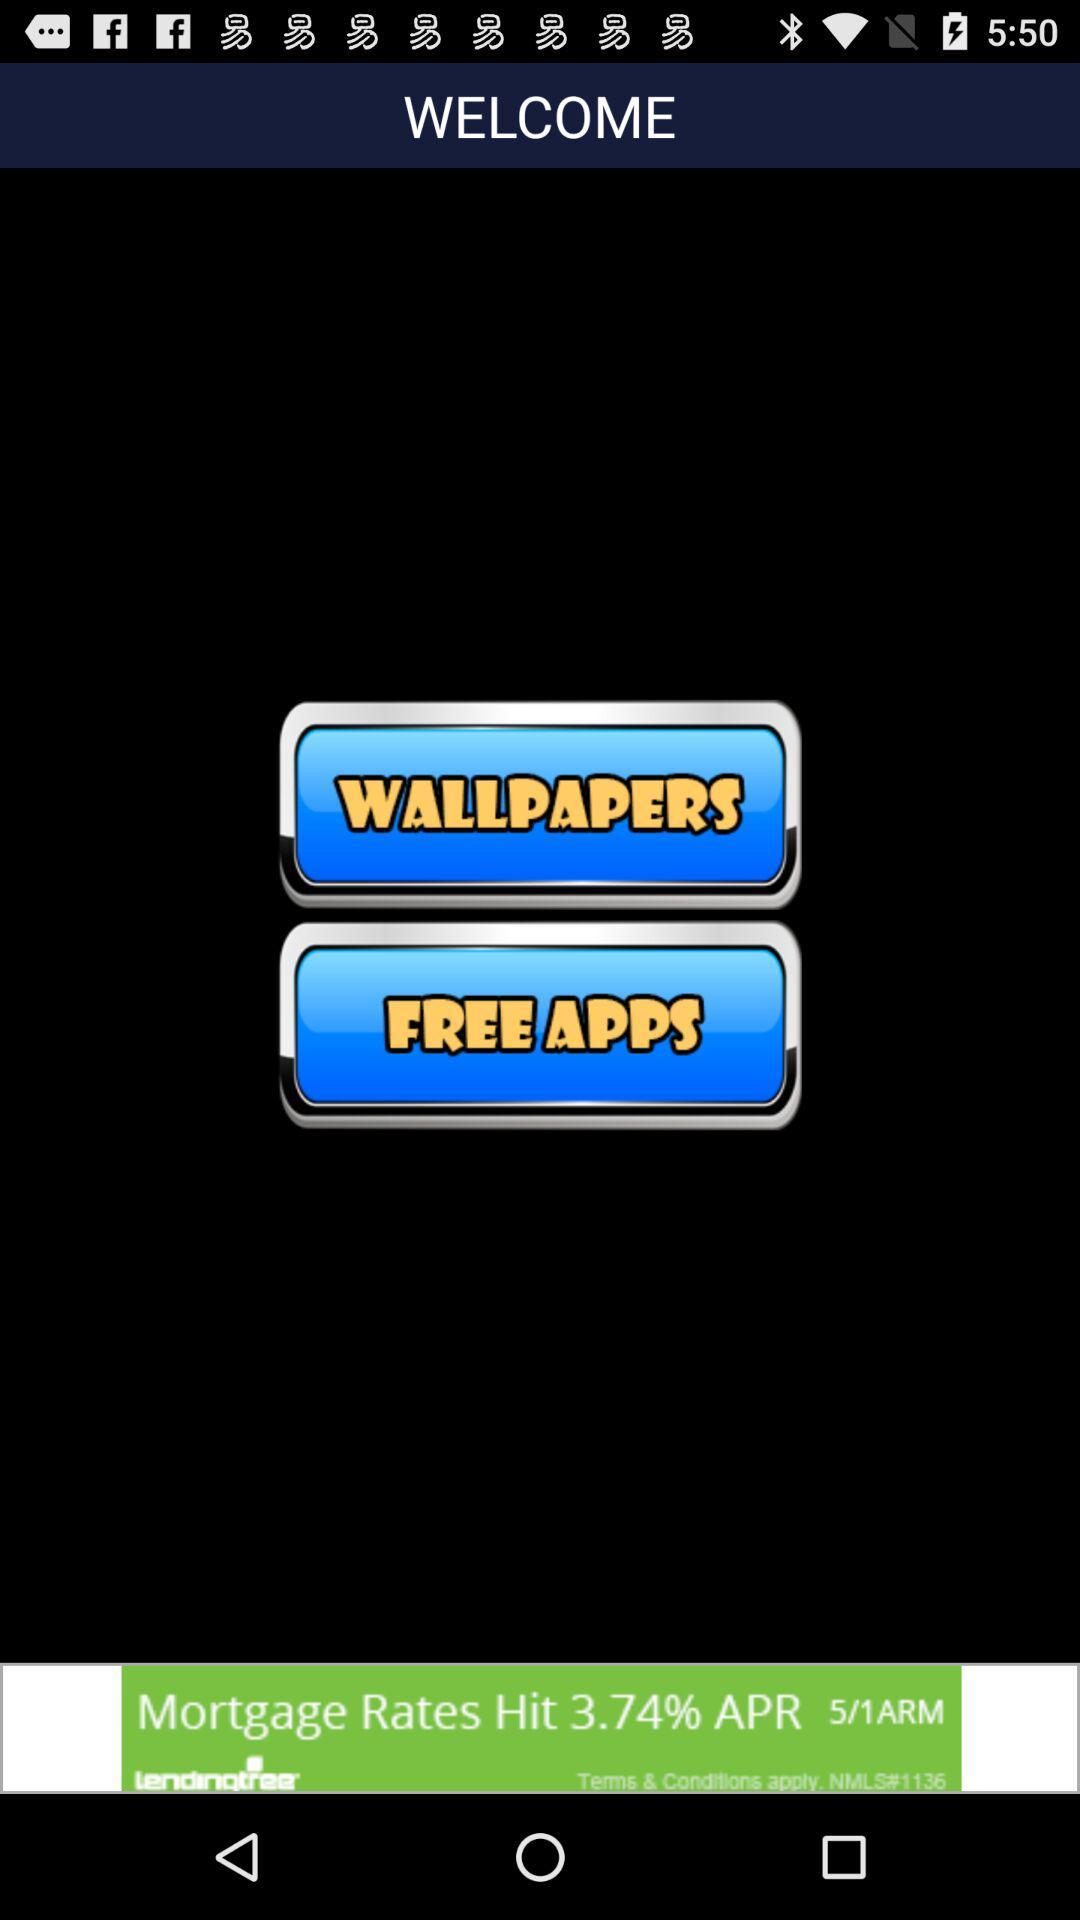 This screenshot has width=1080, height=1920. What do you see at coordinates (540, 1025) in the screenshot?
I see `link button` at bounding box center [540, 1025].